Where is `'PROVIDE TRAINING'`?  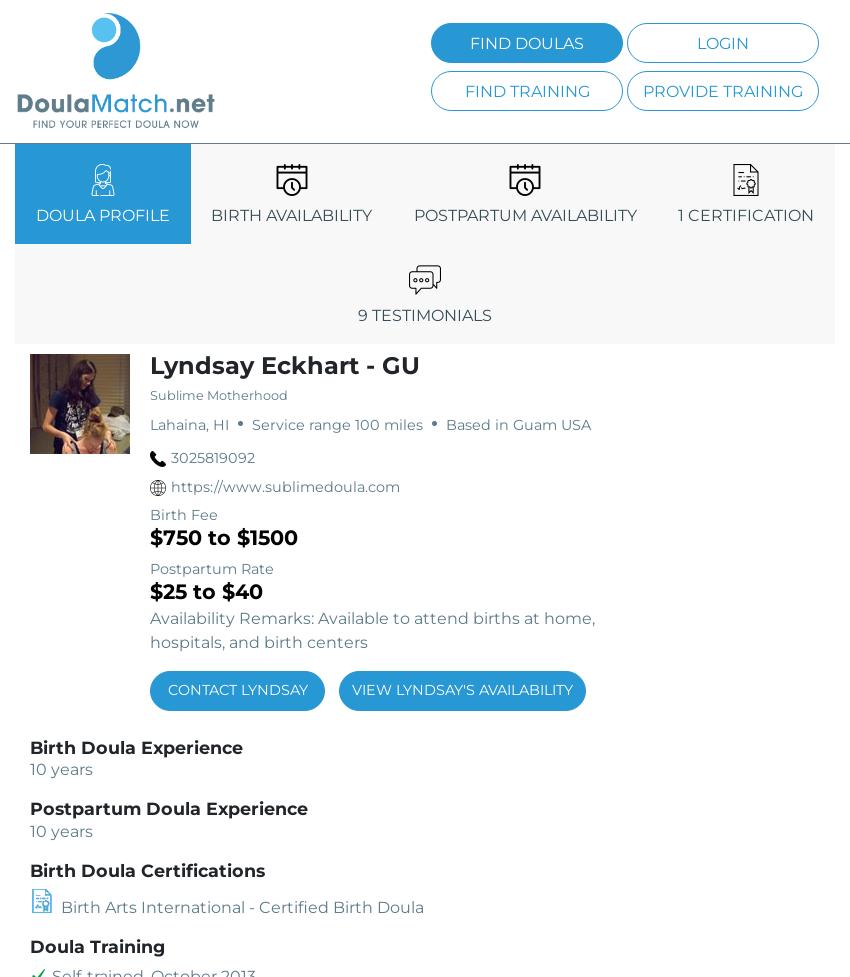
'PROVIDE TRAINING' is located at coordinates (722, 90).